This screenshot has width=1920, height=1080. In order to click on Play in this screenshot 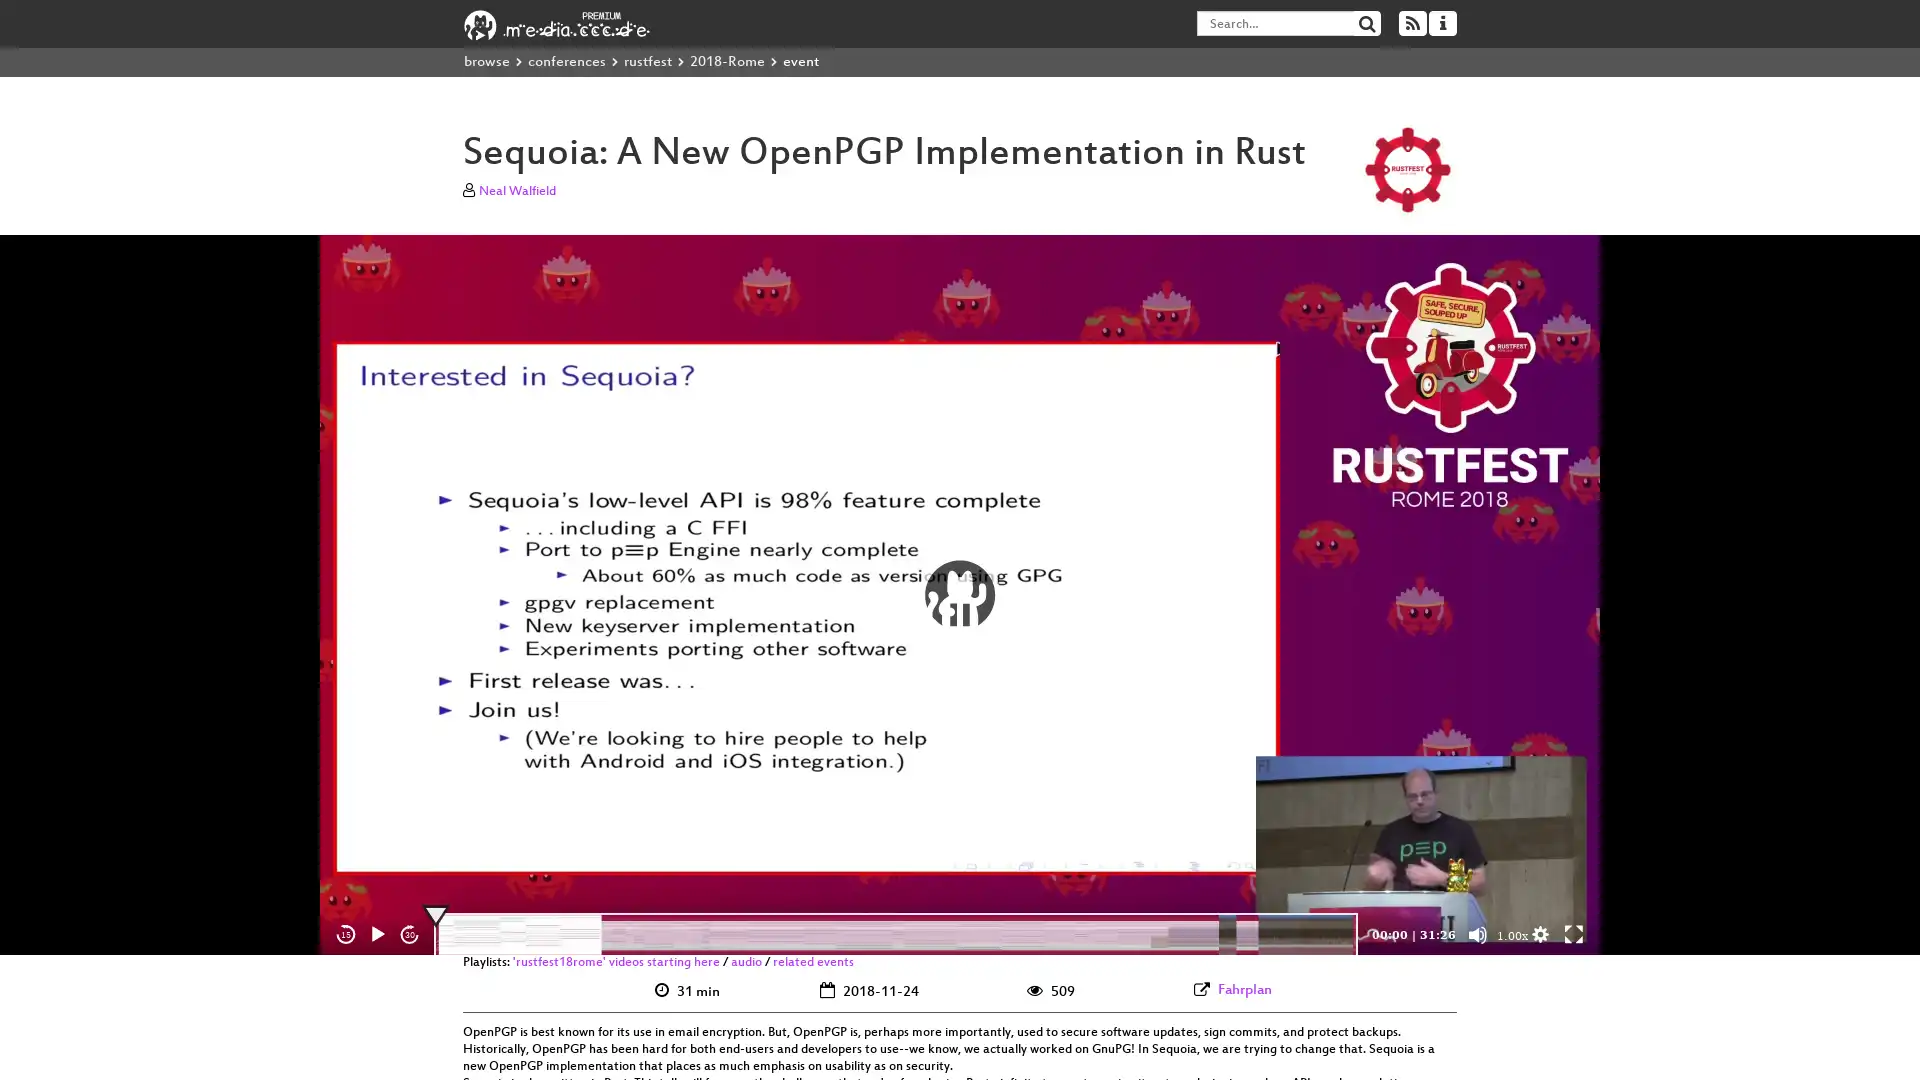, I will do `click(378, 934)`.